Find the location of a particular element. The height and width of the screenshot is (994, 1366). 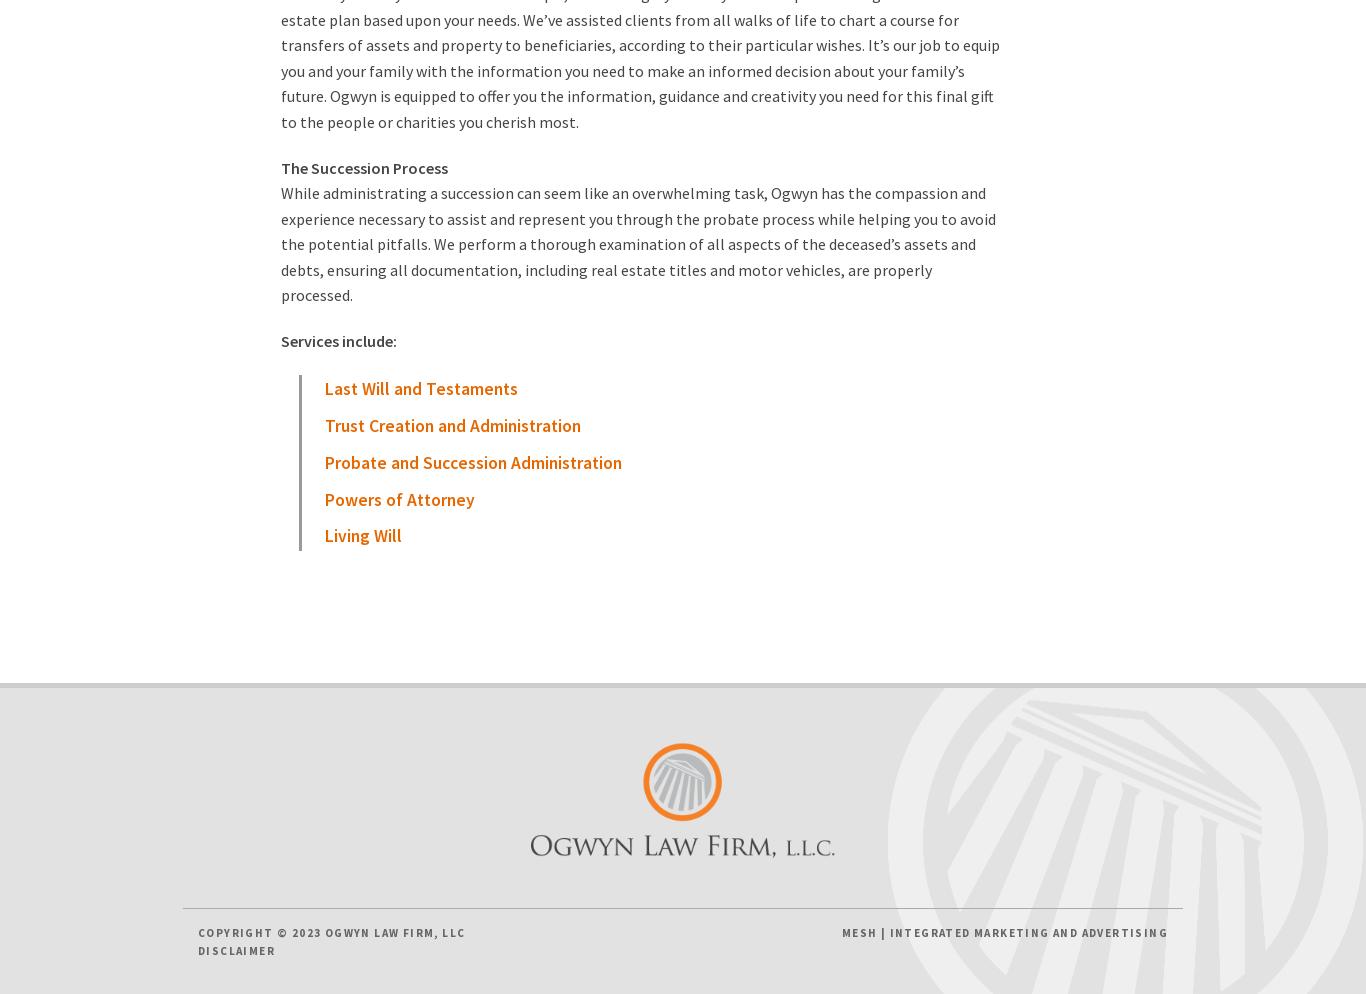

'Trust Creation and Administration' is located at coordinates (451, 424).